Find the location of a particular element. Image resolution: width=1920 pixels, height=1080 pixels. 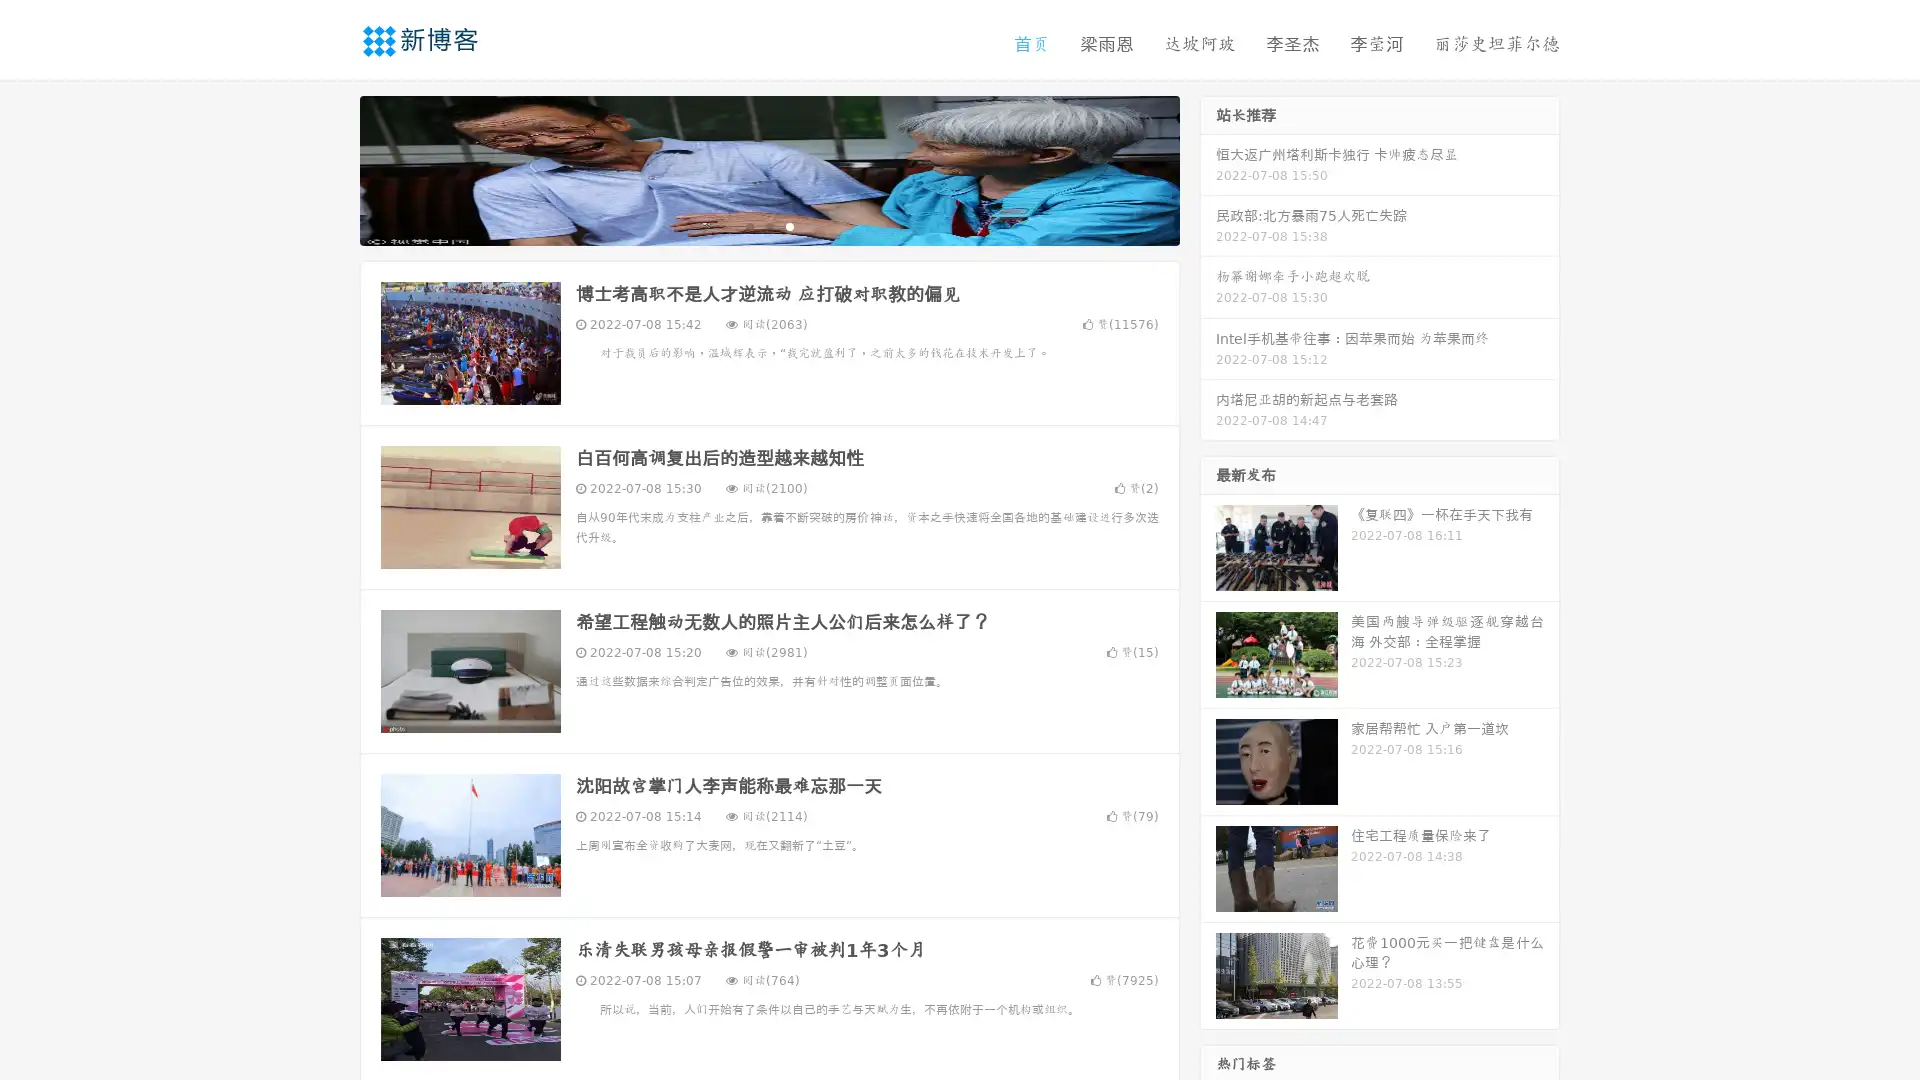

Go to slide 3 is located at coordinates (789, 225).